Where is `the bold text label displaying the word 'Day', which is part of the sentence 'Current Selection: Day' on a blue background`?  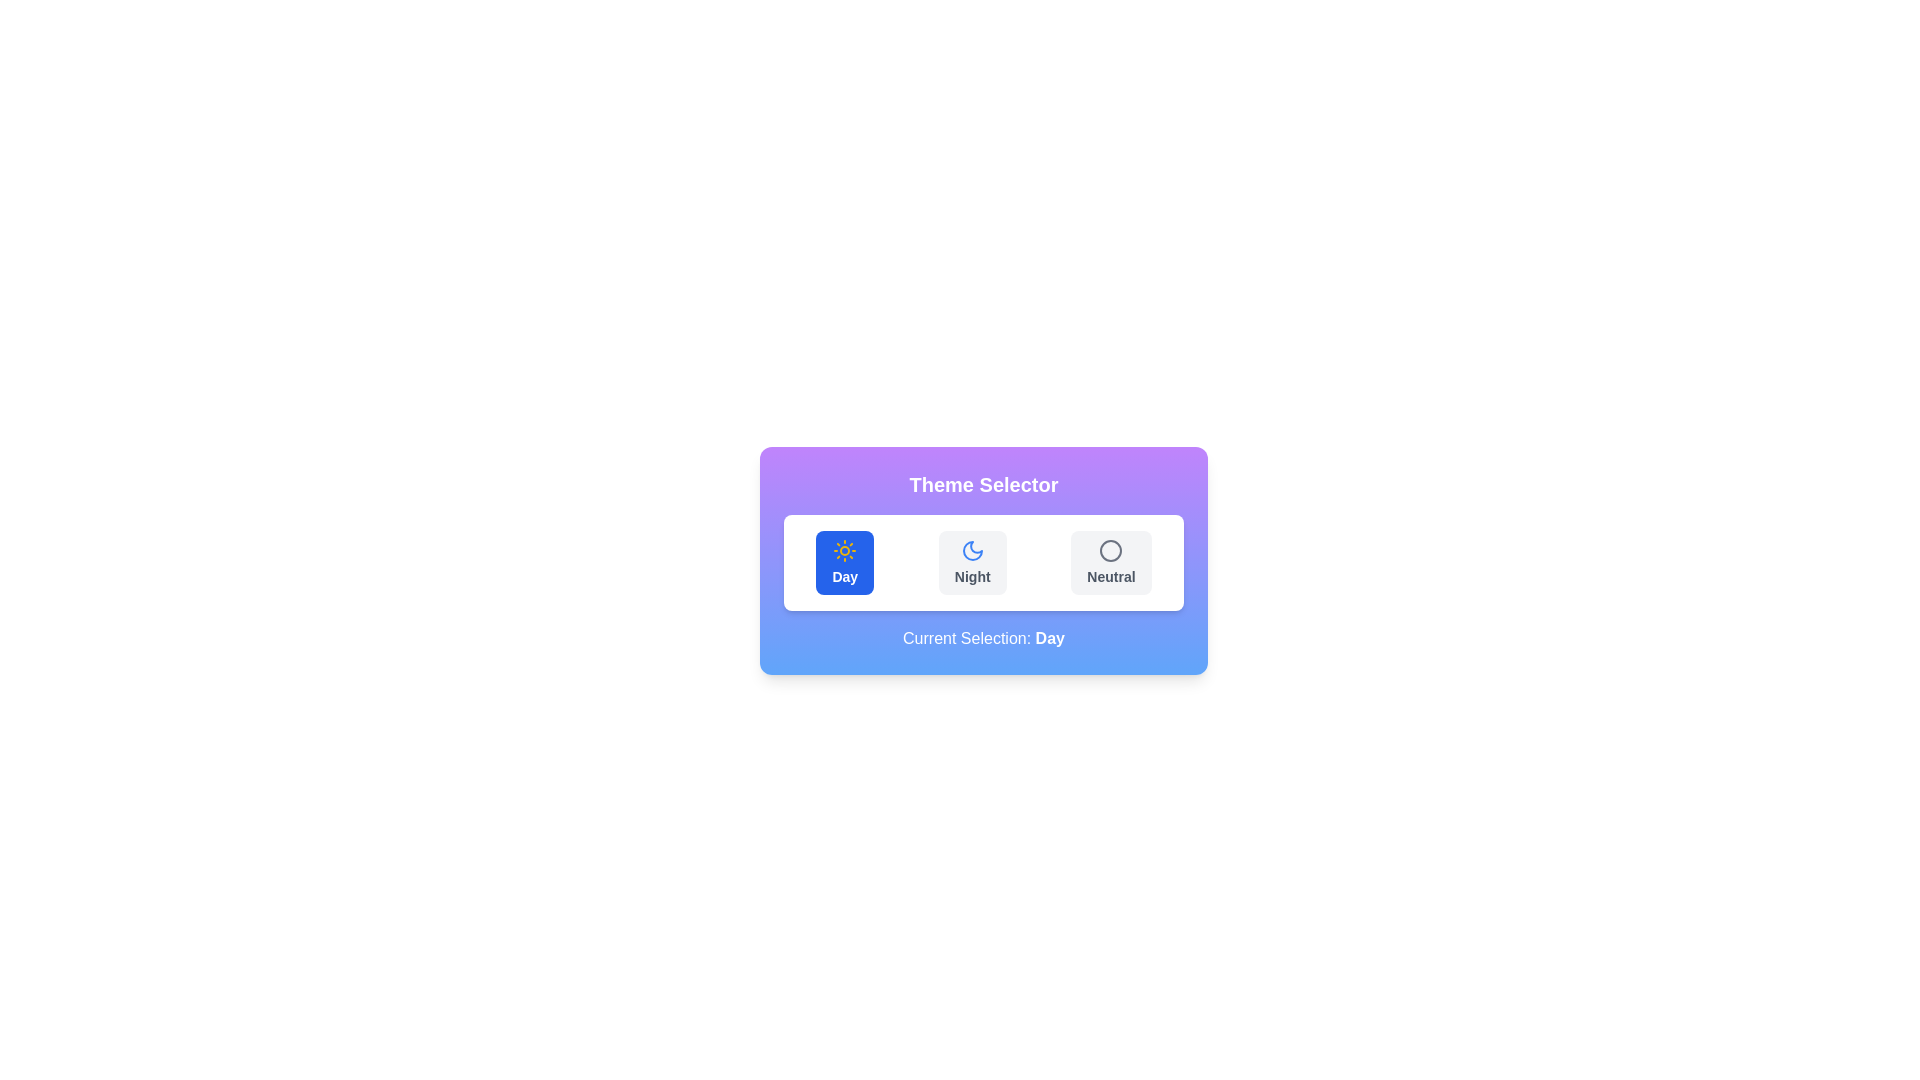 the bold text label displaying the word 'Day', which is part of the sentence 'Current Selection: Day' on a blue background is located at coordinates (1049, 638).